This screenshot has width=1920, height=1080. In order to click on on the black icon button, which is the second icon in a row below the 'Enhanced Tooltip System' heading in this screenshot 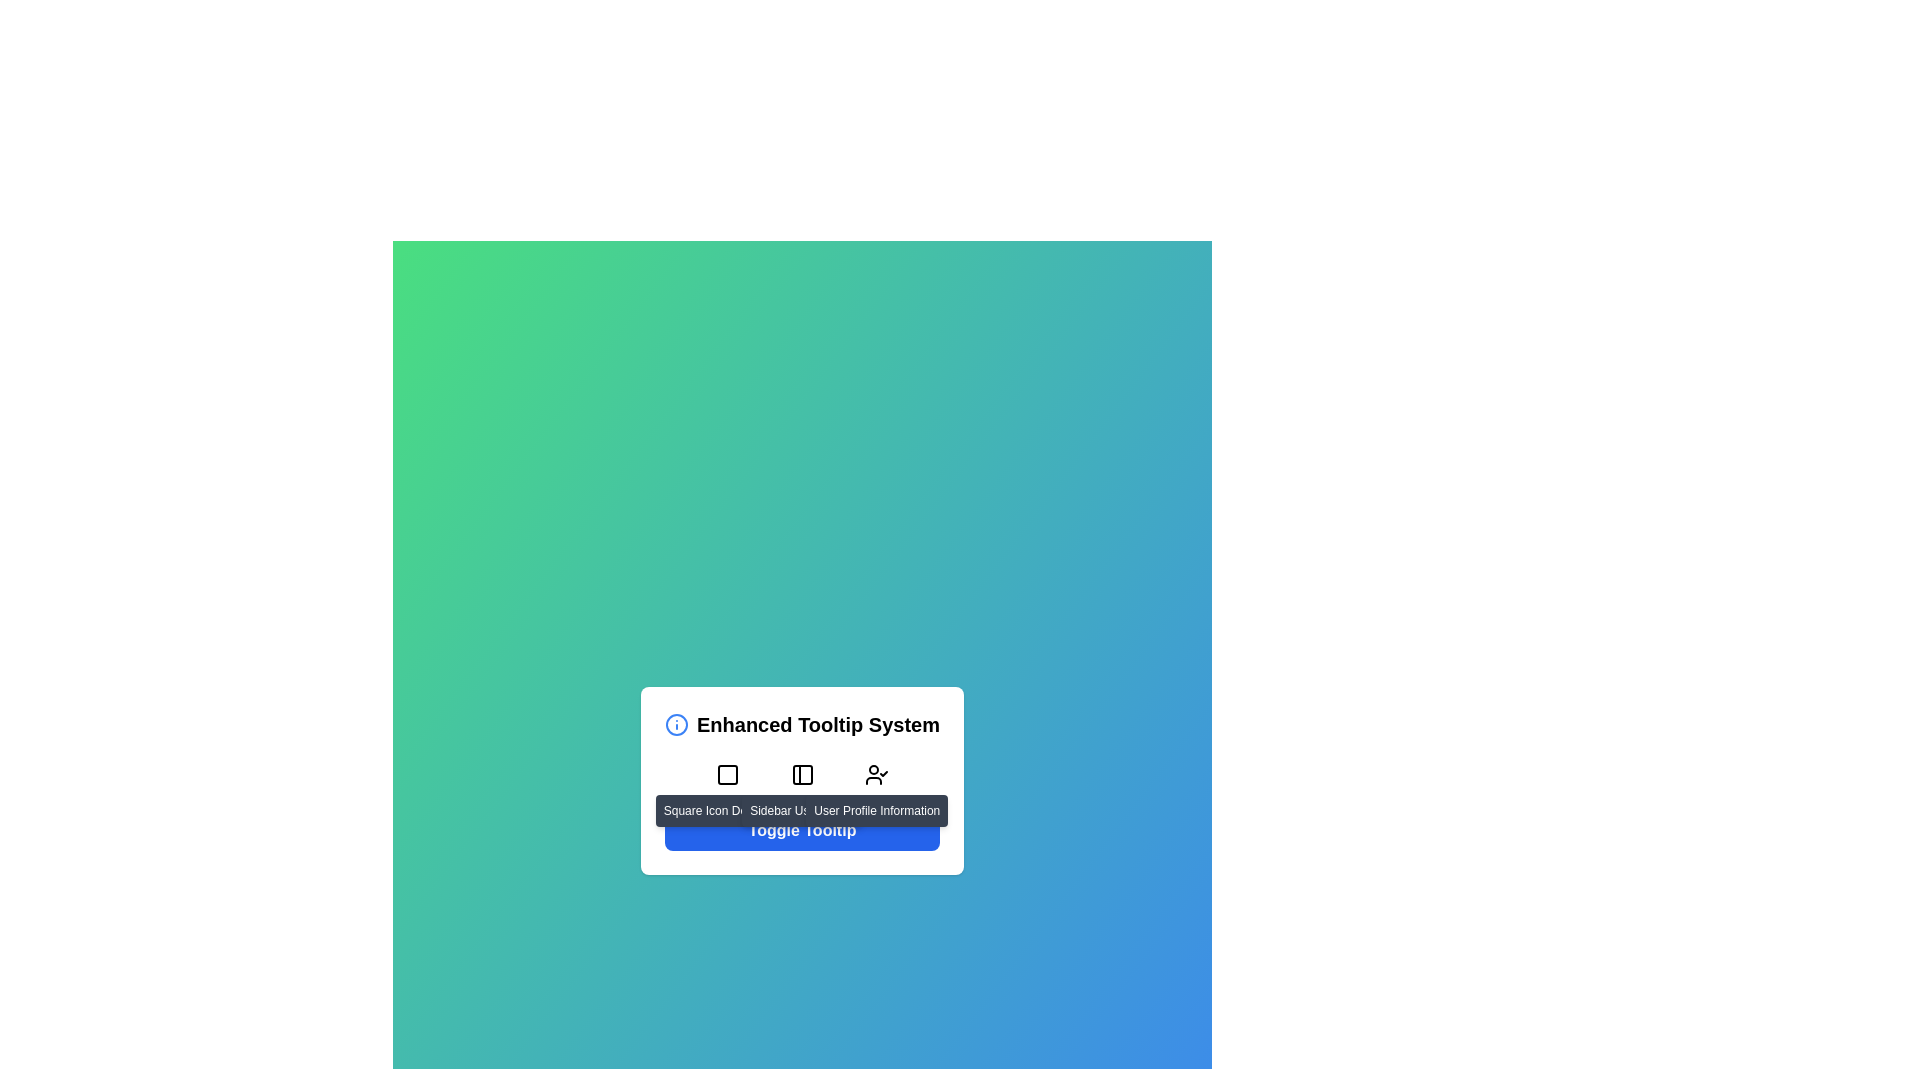, I will do `click(802, 774)`.